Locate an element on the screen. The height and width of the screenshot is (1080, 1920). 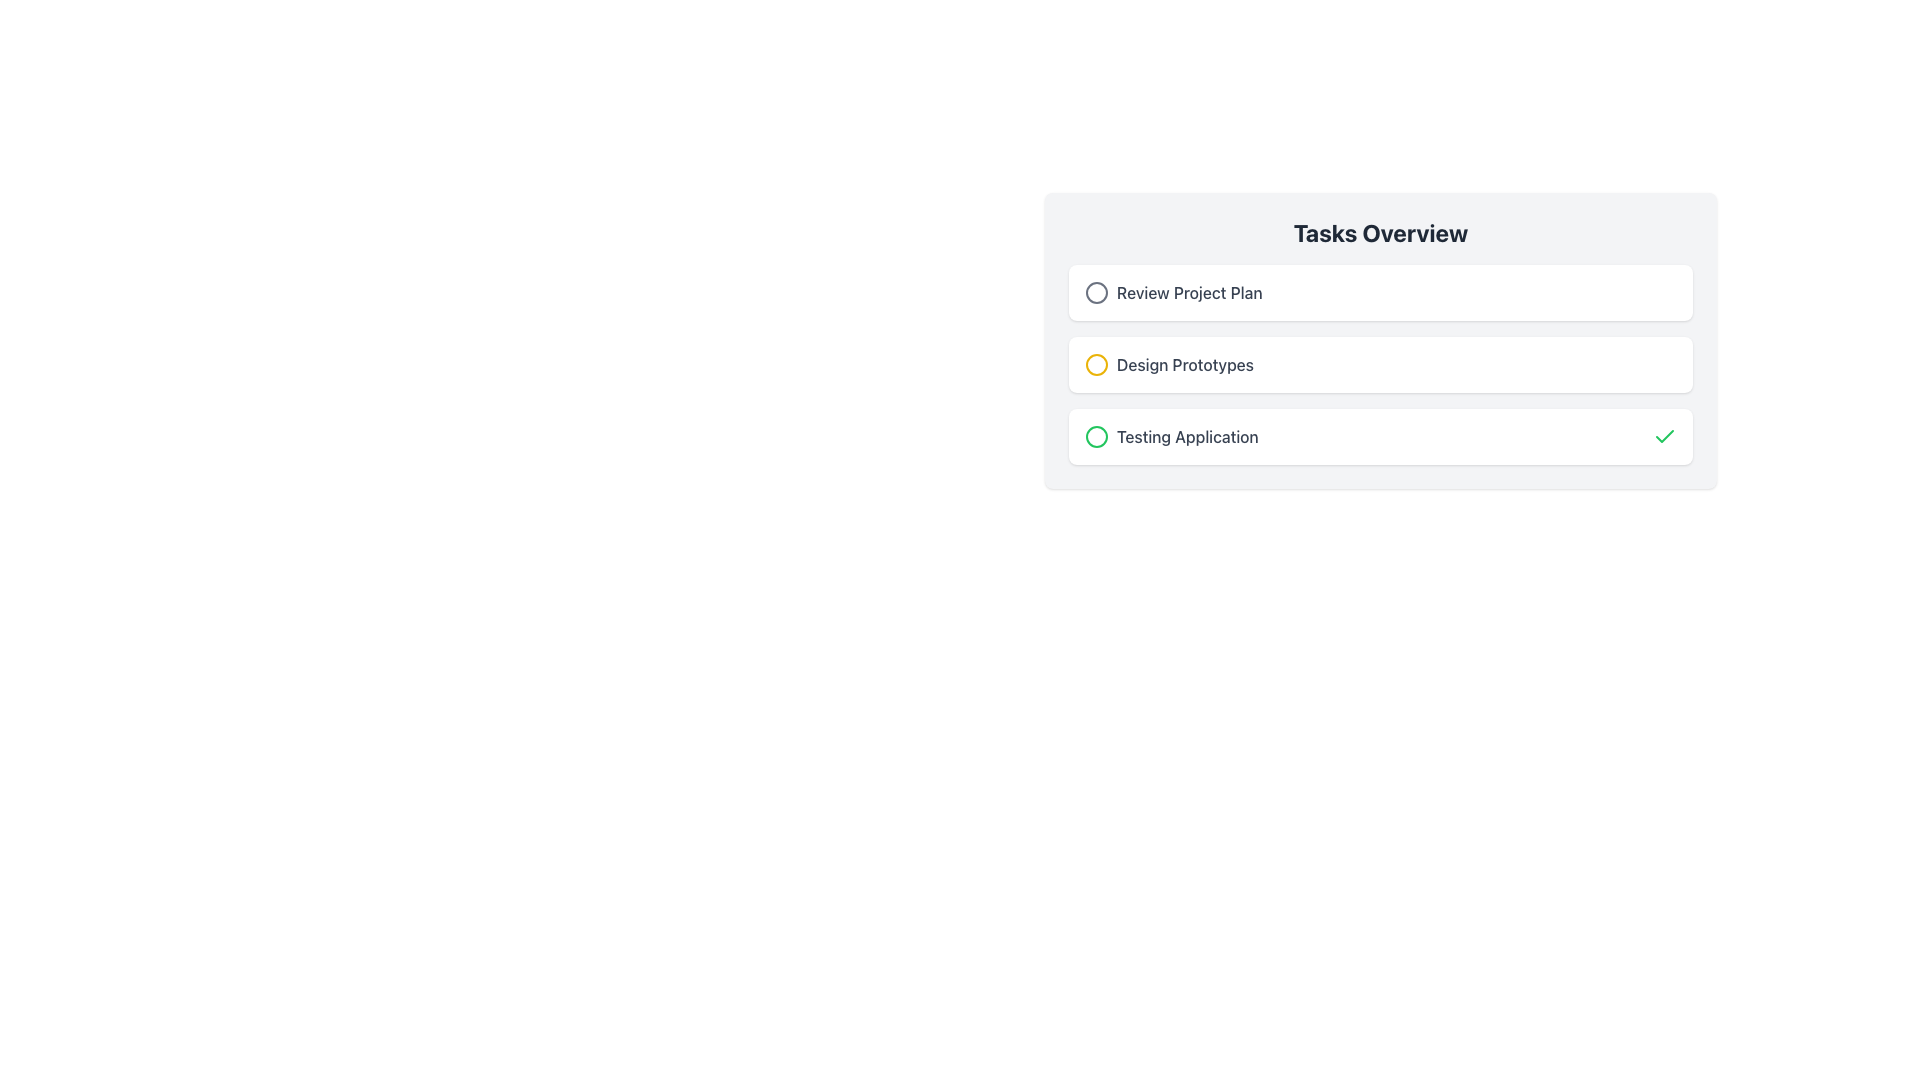
the task list item labeled 'Review Project Plan', which is the first item in the vertically stacked task list, featuring a circular icon with a gray border is located at coordinates (1173, 293).